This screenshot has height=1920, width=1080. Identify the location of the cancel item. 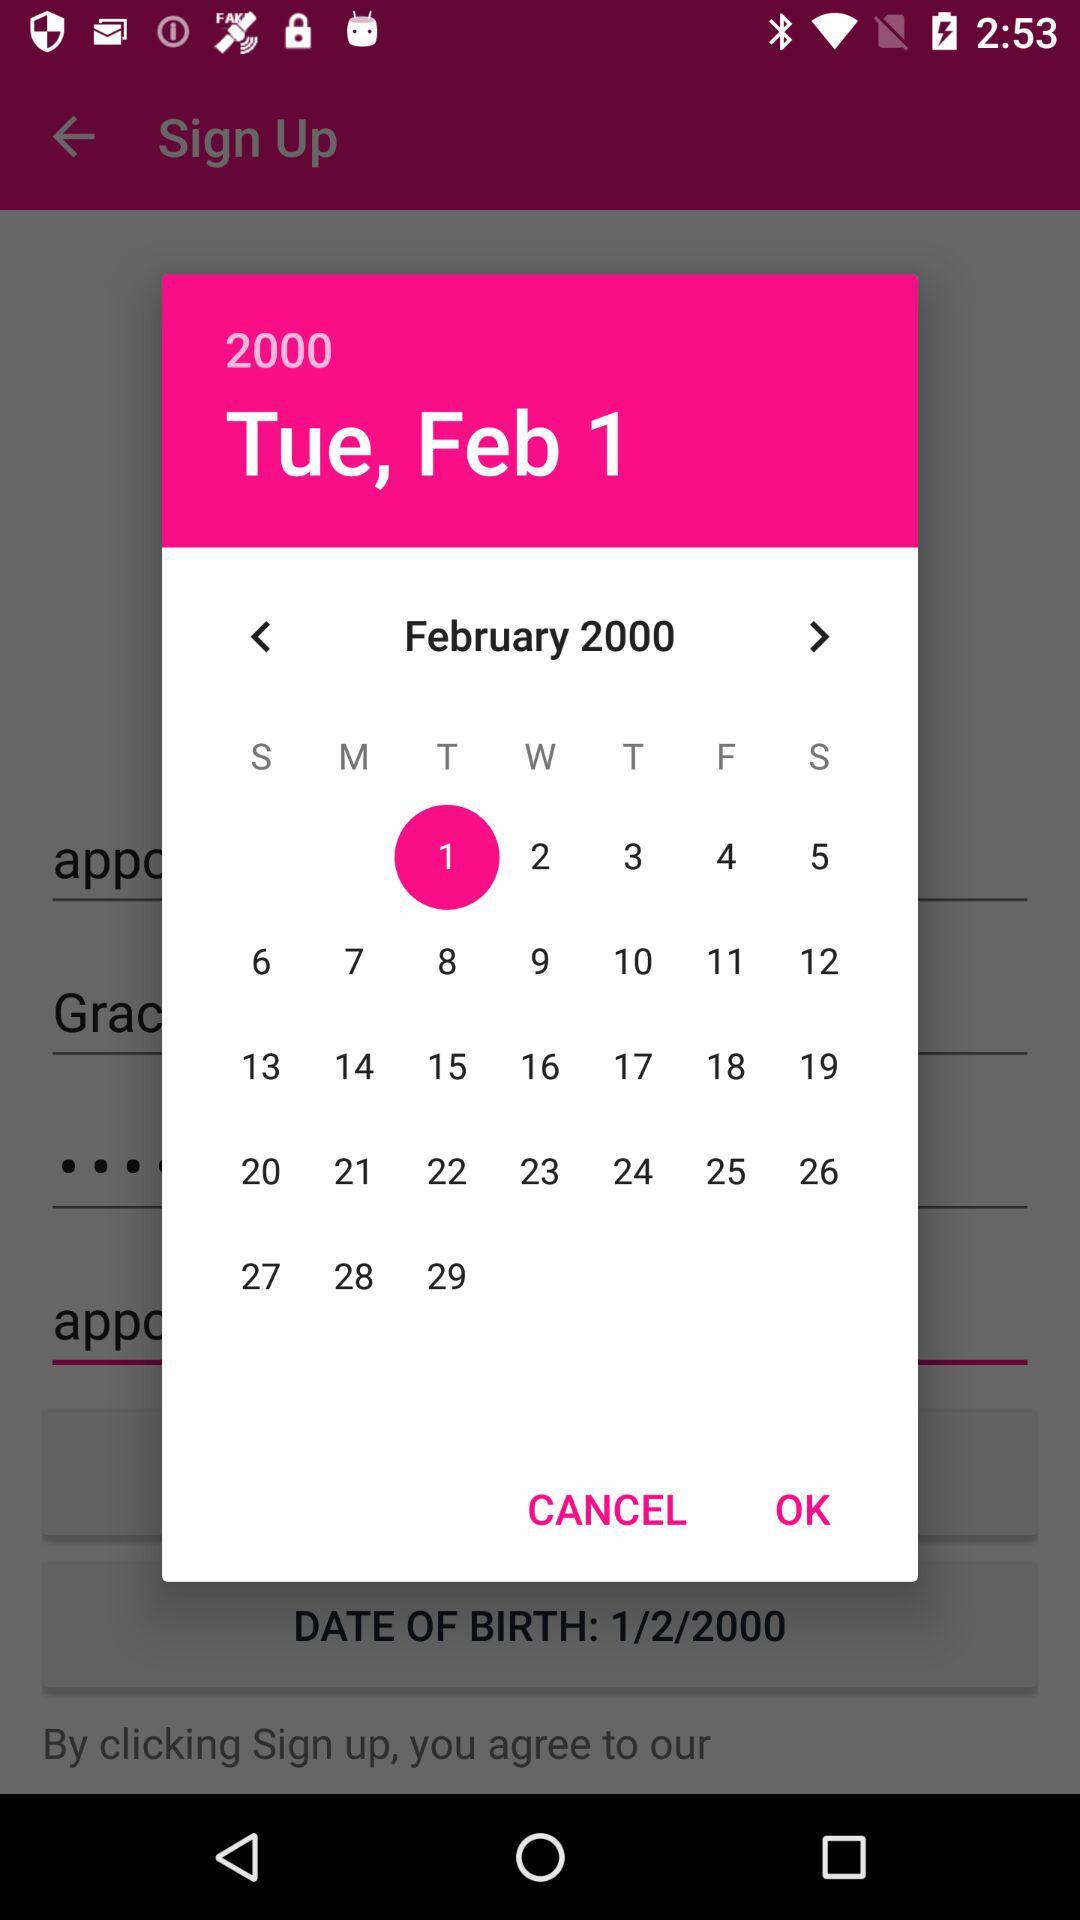
(606, 1508).